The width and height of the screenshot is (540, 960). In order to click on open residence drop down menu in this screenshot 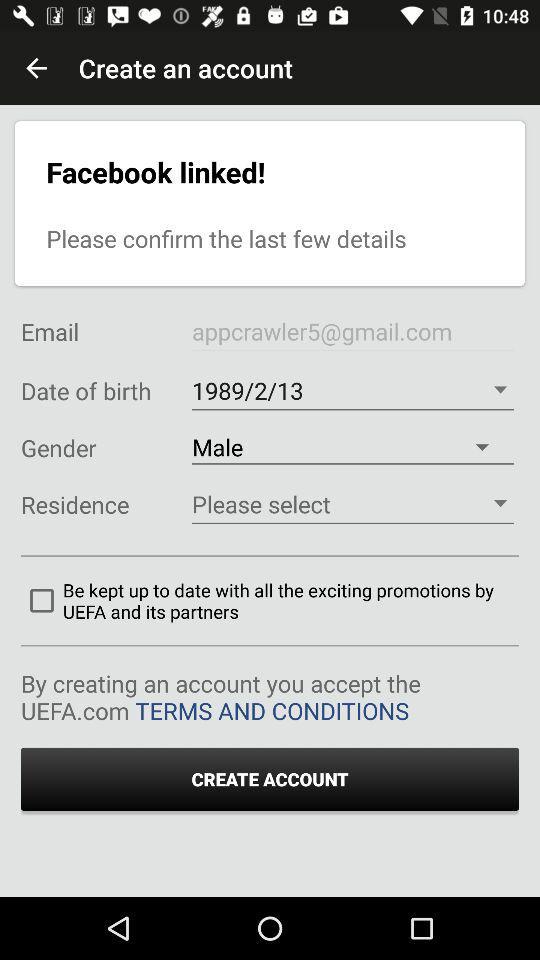, I will do `click(351, 503)`.